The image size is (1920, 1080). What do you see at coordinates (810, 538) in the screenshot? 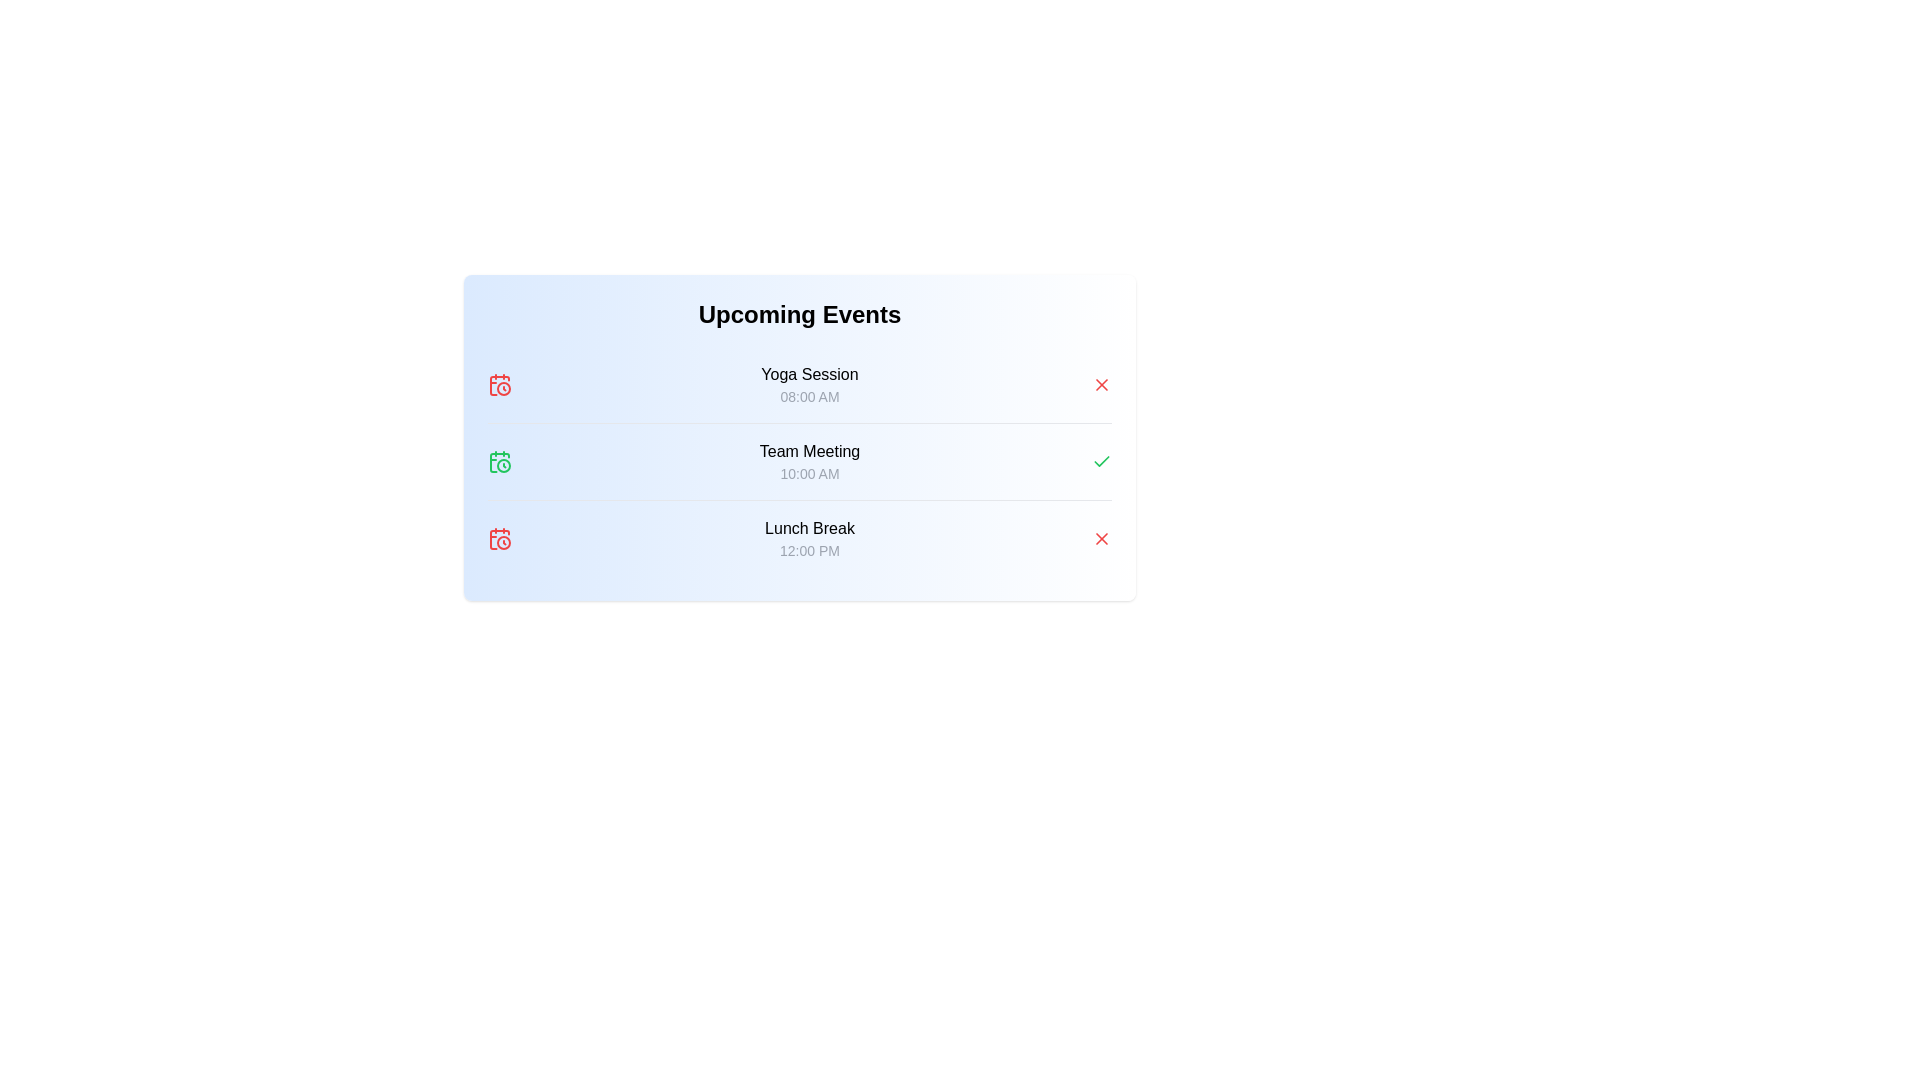
I see `the 'Lunch Break' event listing in the 'Upcoming Events' section` at bounding box center [810, 538].